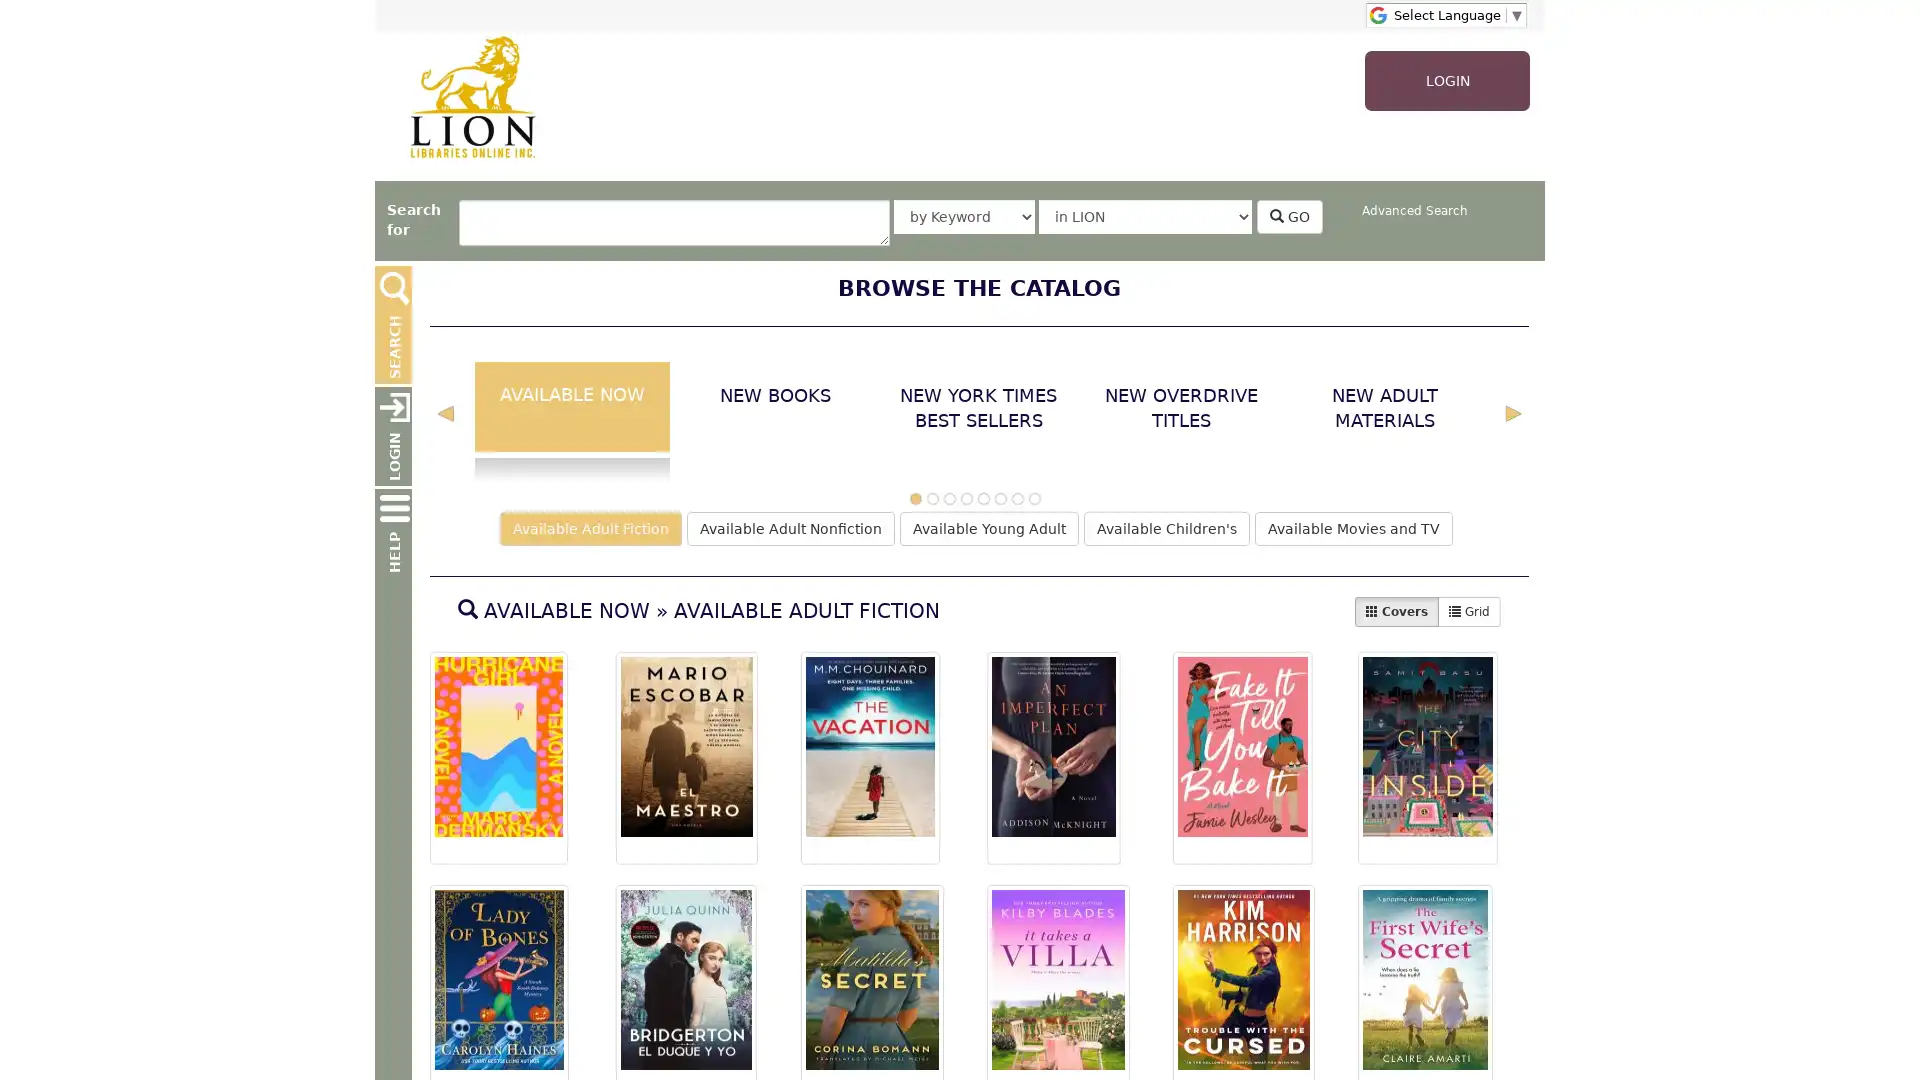 Image resolution: width=1920 pixels, height=1080 pixels. What do you see at coordinates (989, 527) in the screenshot?
I see `Available Young Adult` at bounding box center [989, 527].